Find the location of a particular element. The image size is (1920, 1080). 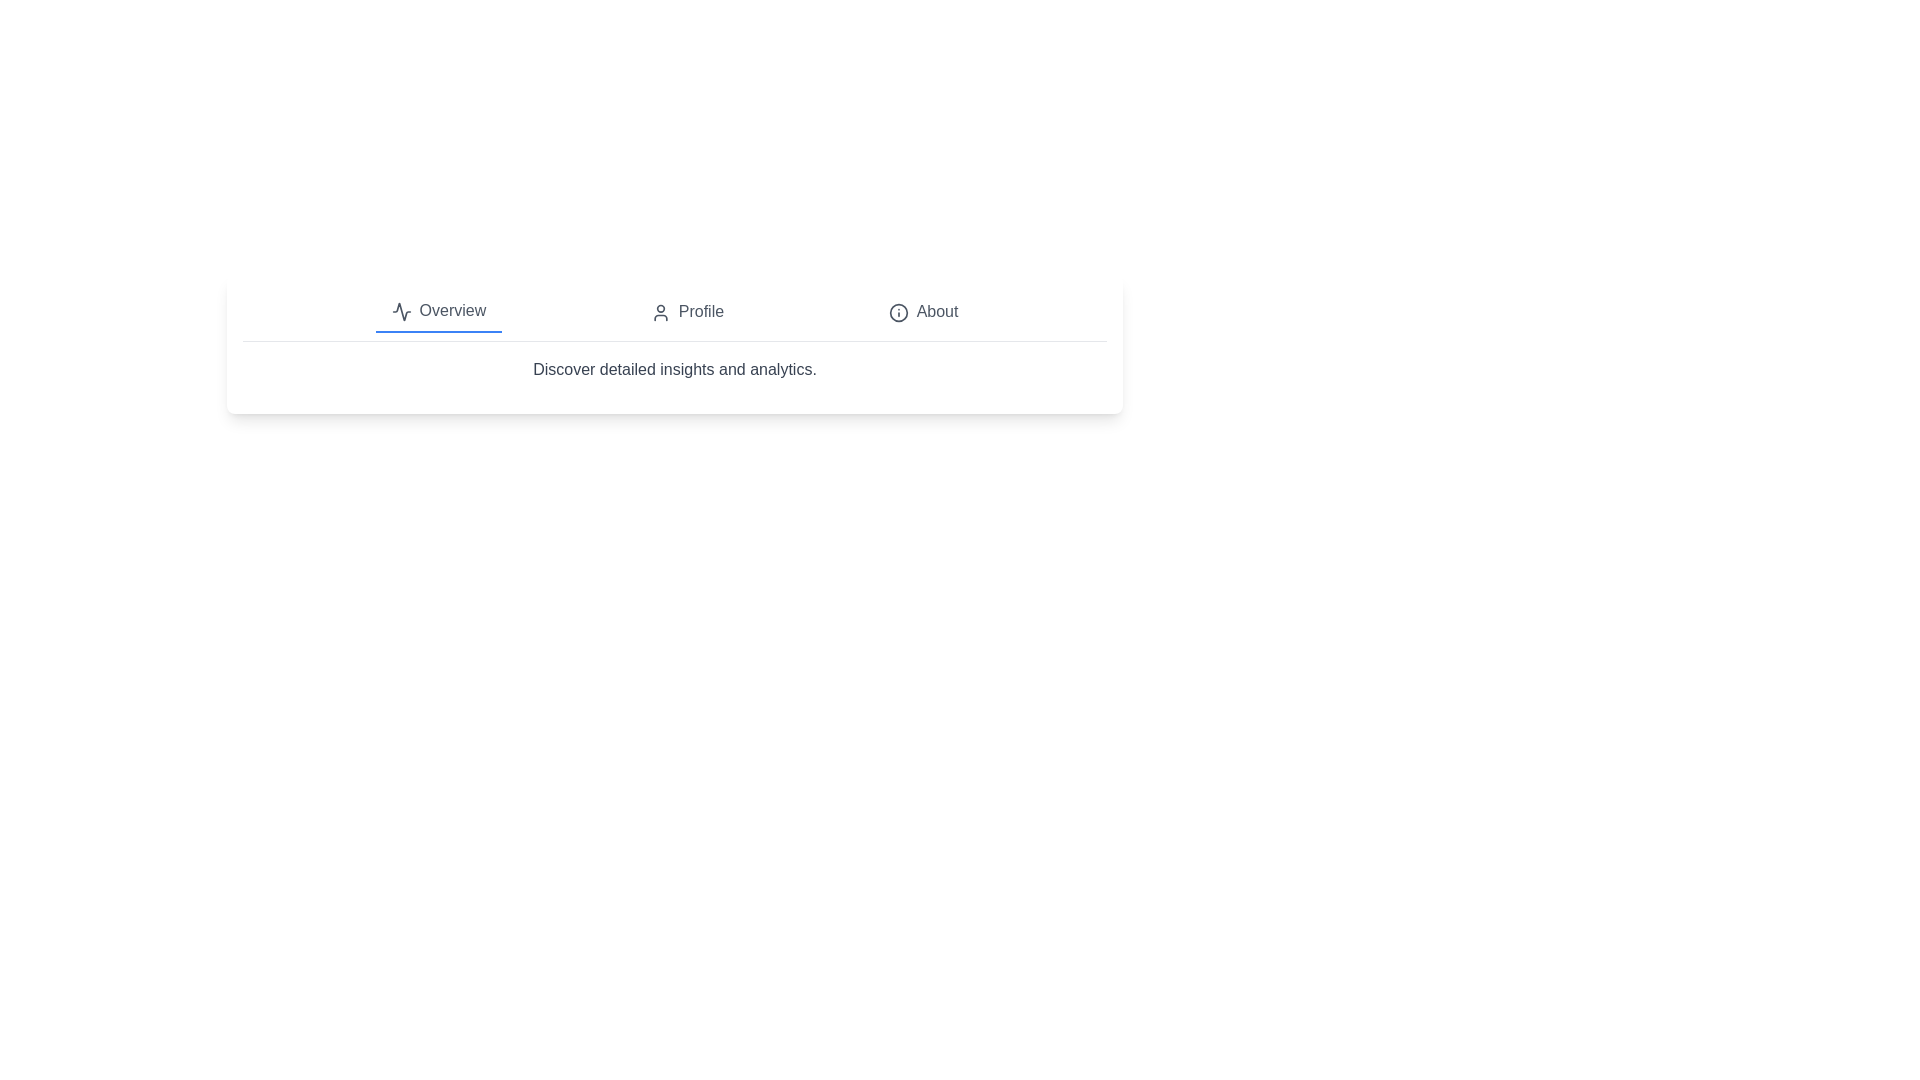

the tab labeled About is located at coordinates (922, 312).